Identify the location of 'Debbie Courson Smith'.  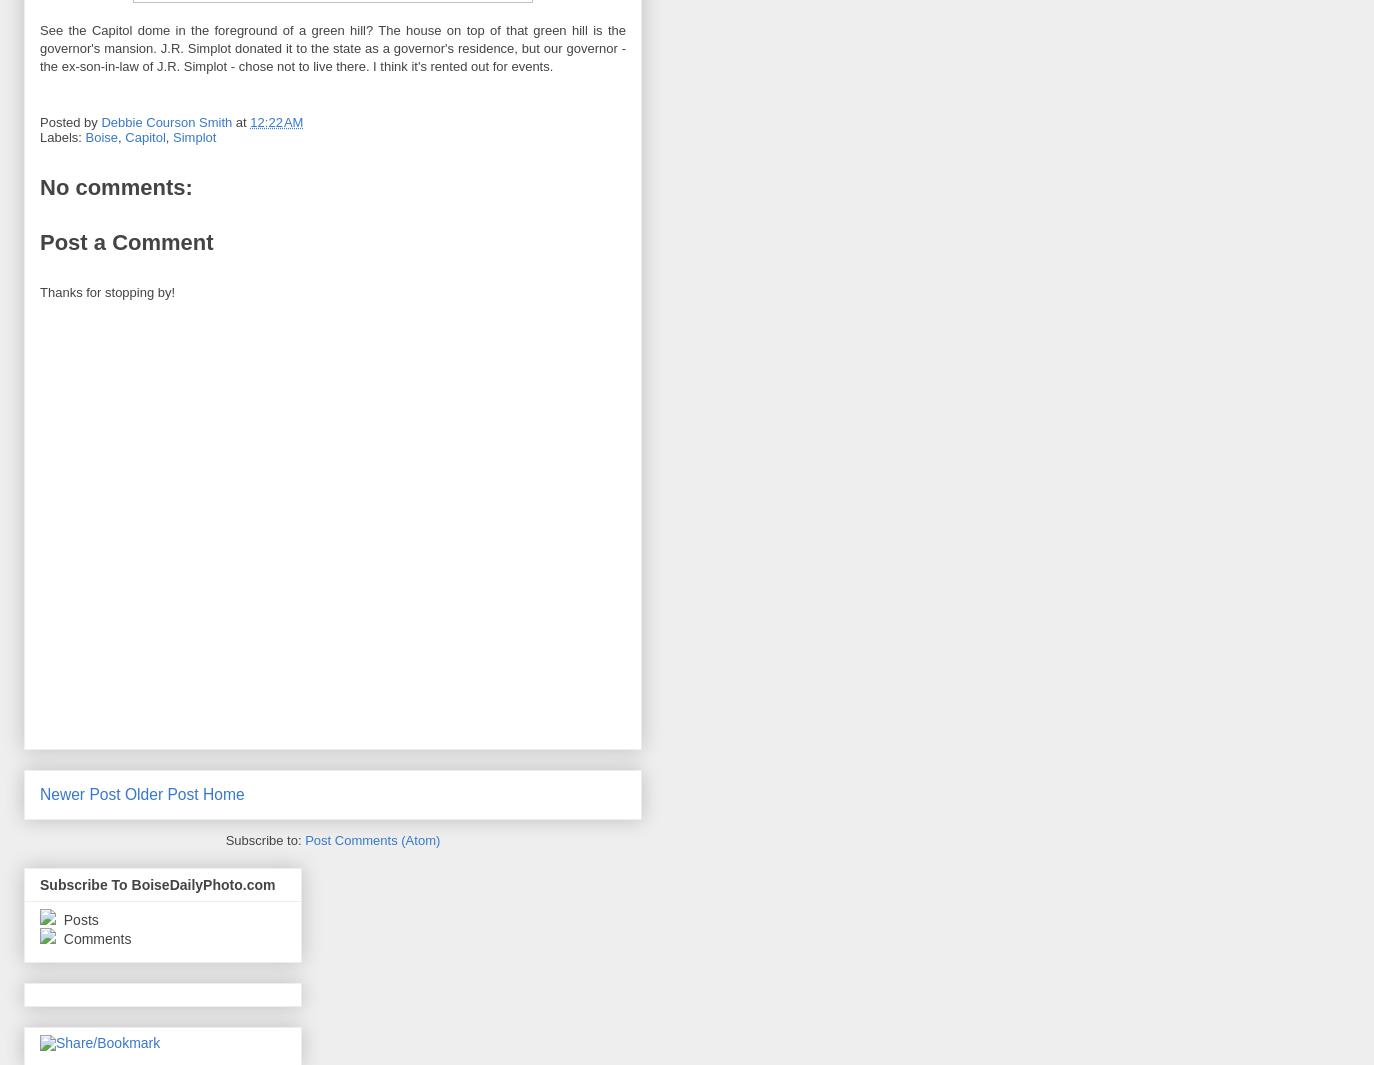
(165, 121).